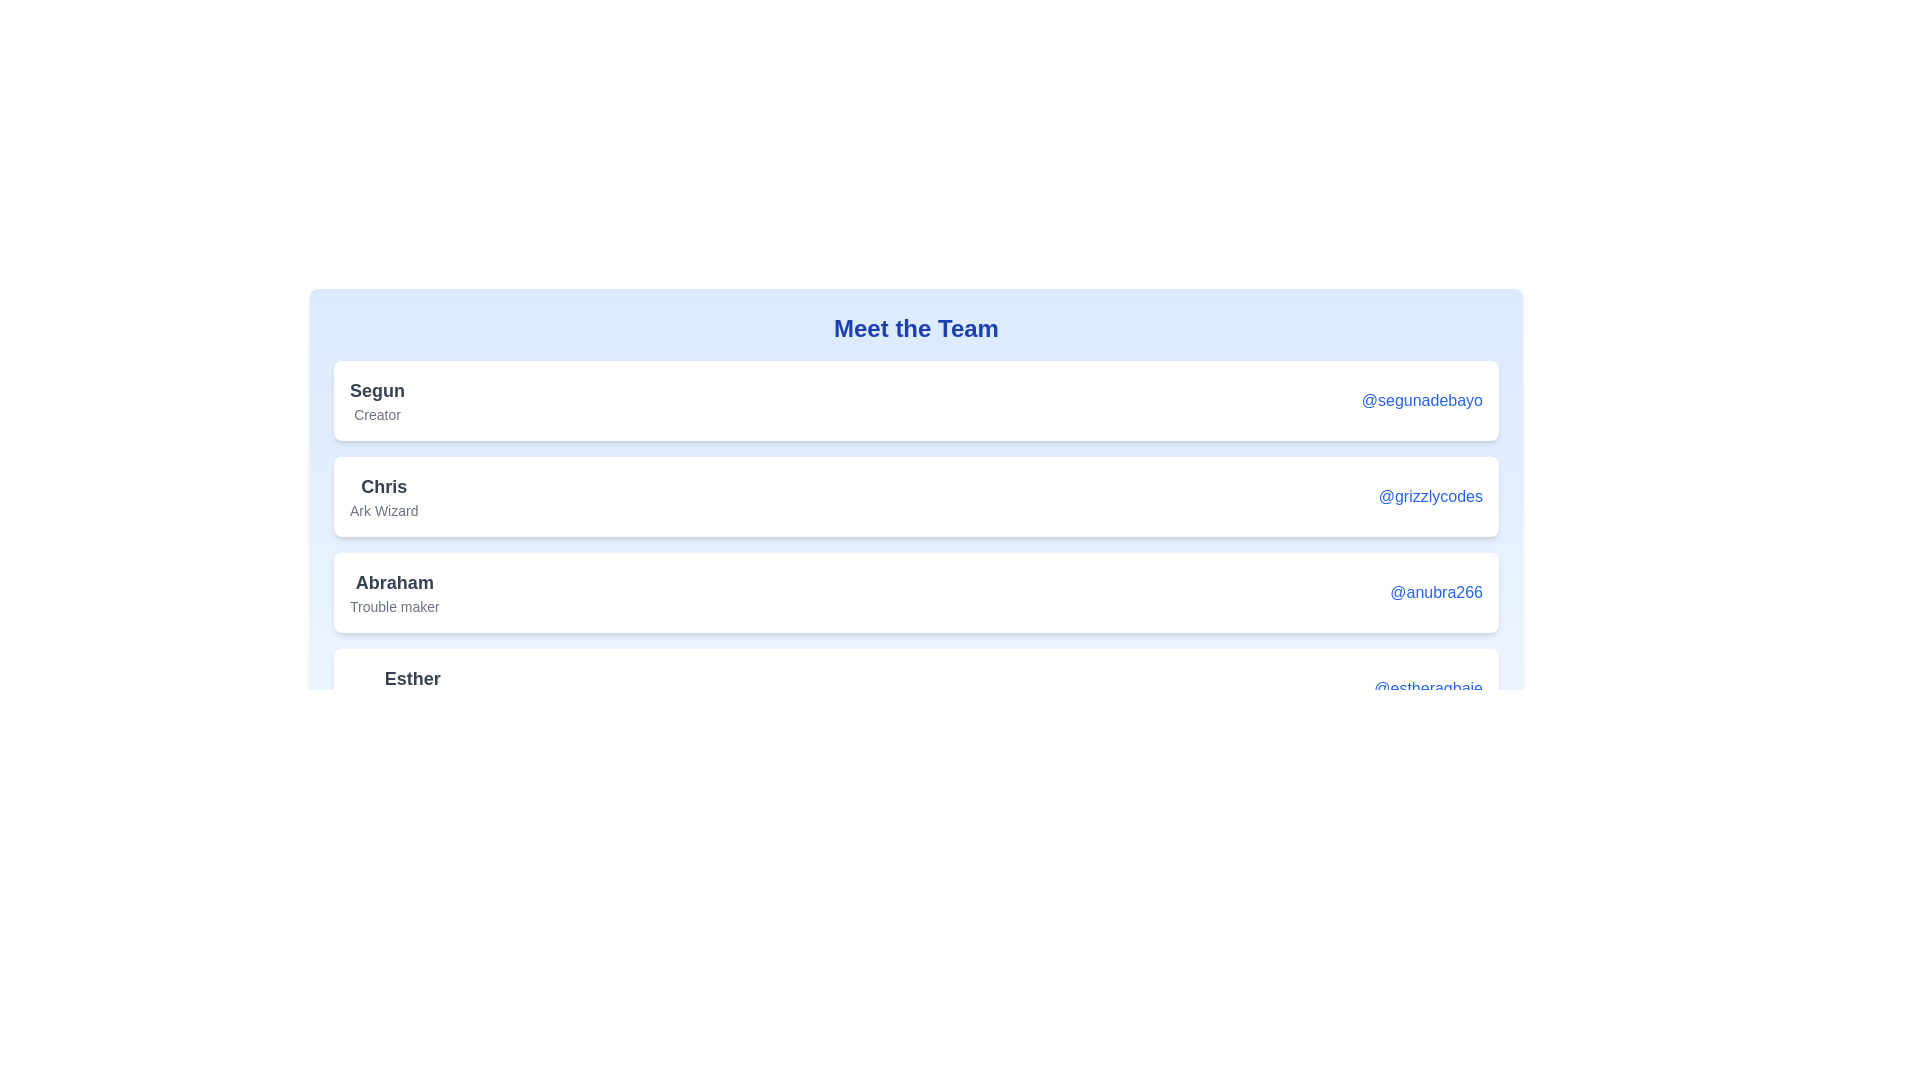 The width and height of the screenshot is (1920, 1080). Describe the element at coordinates (377, 414) in the screenshot. I see `the static text label displaying the role or title of the individual named 'Segun' in the team listing` at that location.